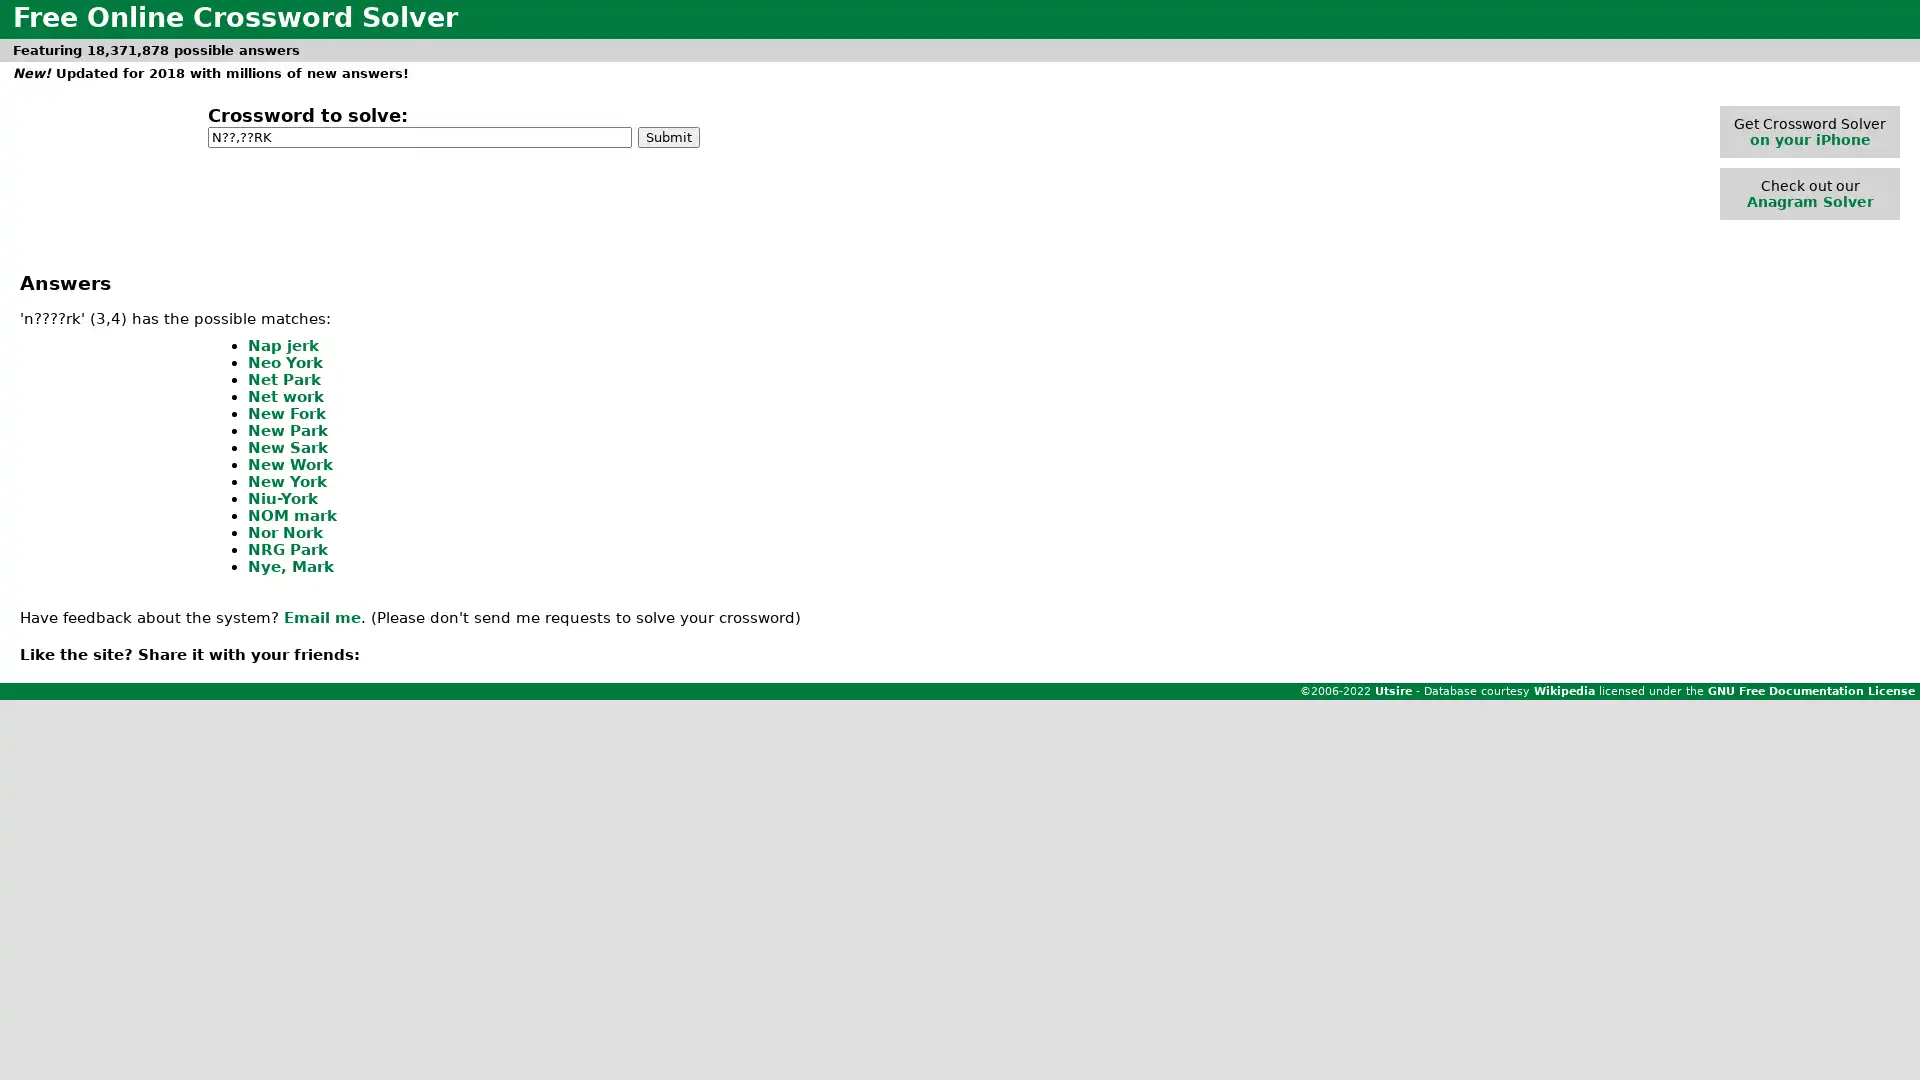 Image resolution: width=1920 pixels, height=1080 pixels. Describe the element at coordinates (668, 135) in the screenshot. I see `Submit` at that location.